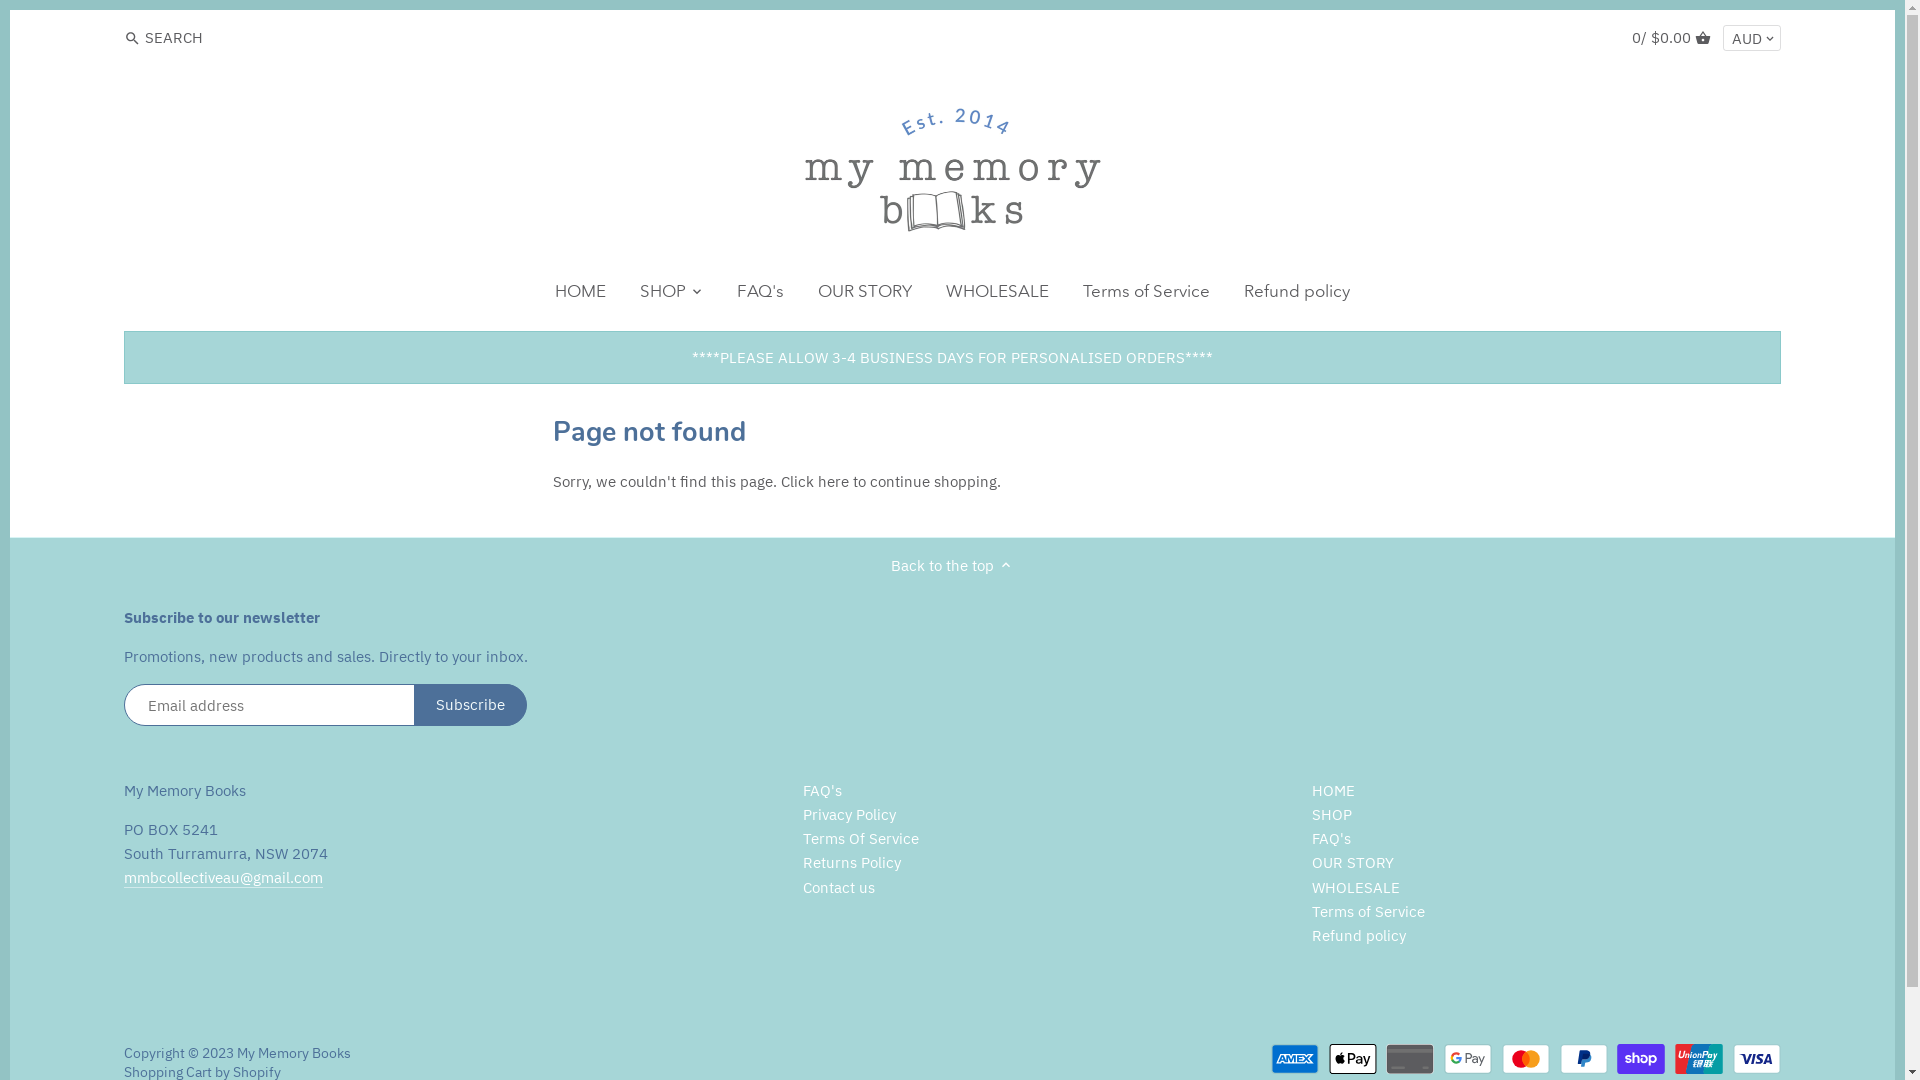  What do you see at coordinates (223, 877) in the screenshot?
I see `'mmbcollectiveau@gmail.com'` at bounding box center [223, 877].